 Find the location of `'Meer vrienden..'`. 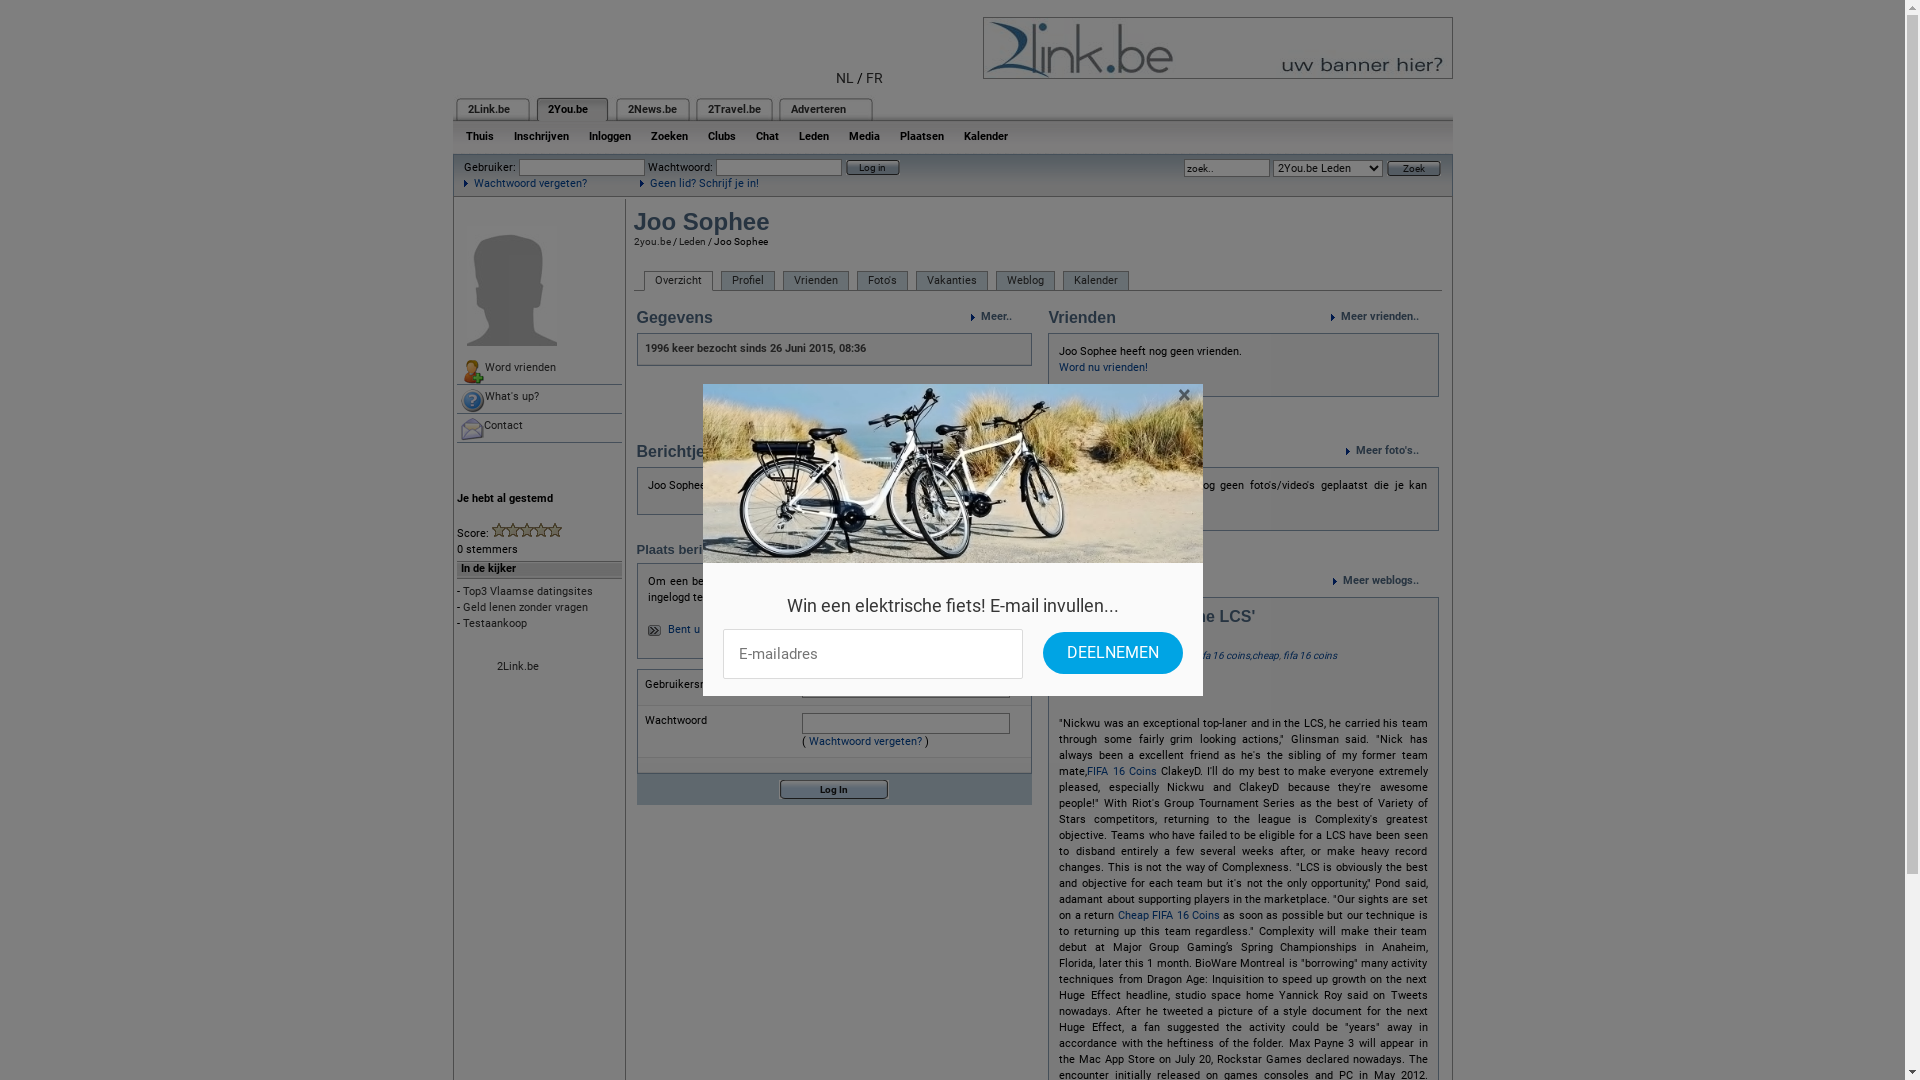

'Meer vrienden..' is located at coordinates (1382, 315).